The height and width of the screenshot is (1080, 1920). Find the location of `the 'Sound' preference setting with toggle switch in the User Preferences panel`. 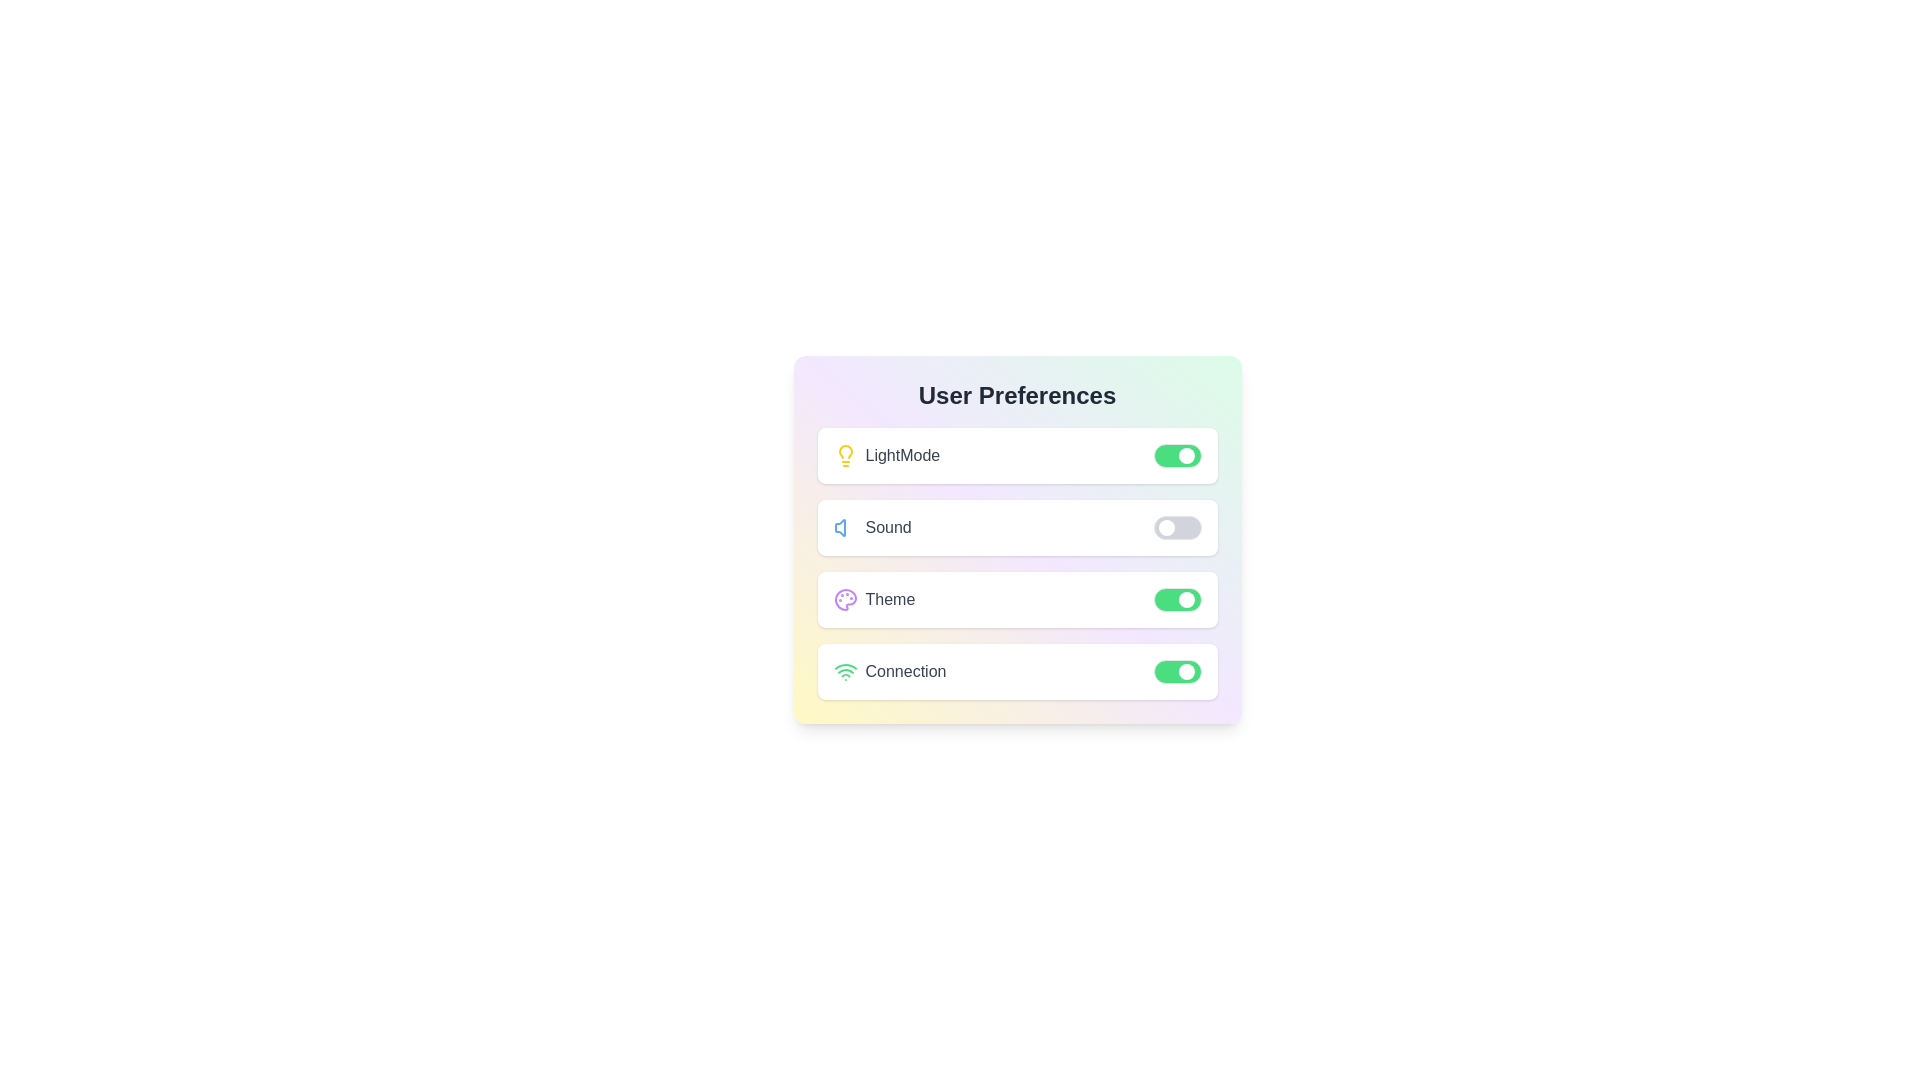

the 'Sound' preference setting with toggle switch in the User Preferences panel is located at coordinates (1017, 540).